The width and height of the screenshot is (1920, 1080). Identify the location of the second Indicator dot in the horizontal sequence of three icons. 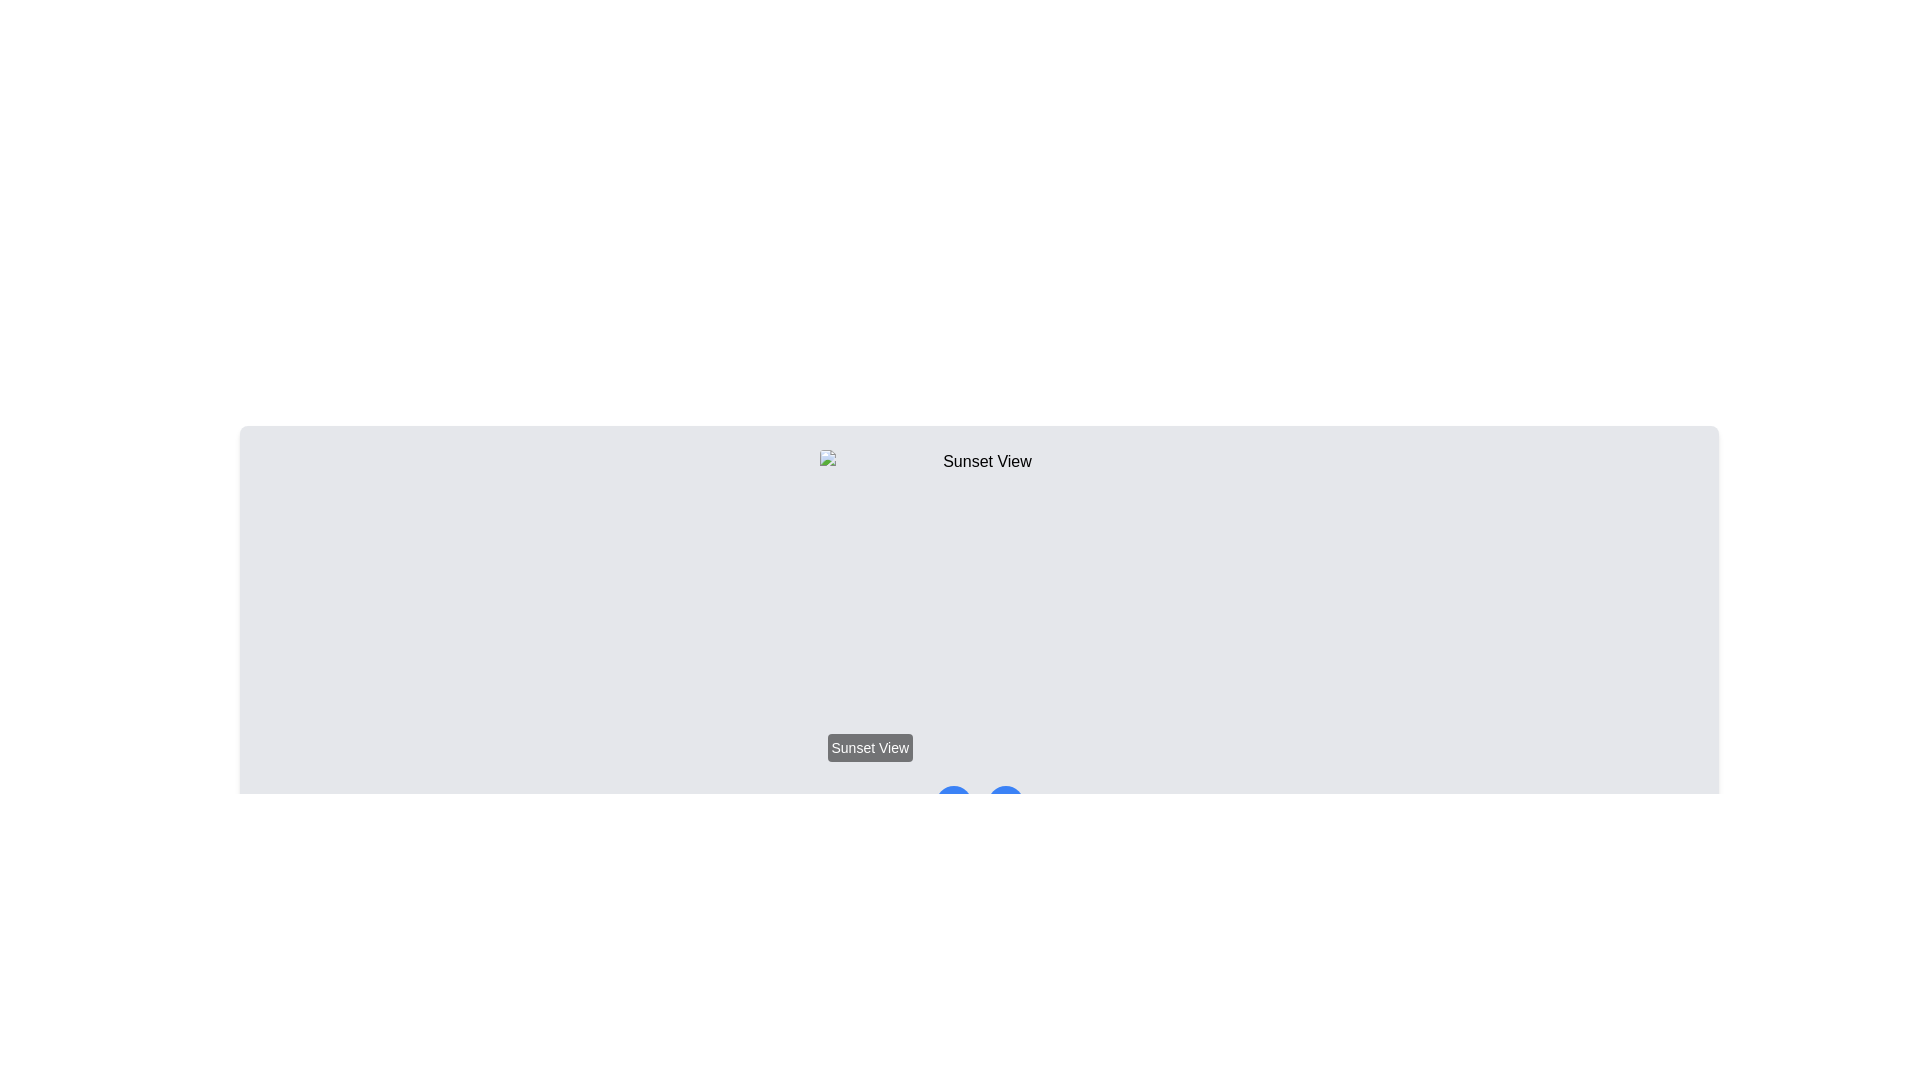
(979, 844).